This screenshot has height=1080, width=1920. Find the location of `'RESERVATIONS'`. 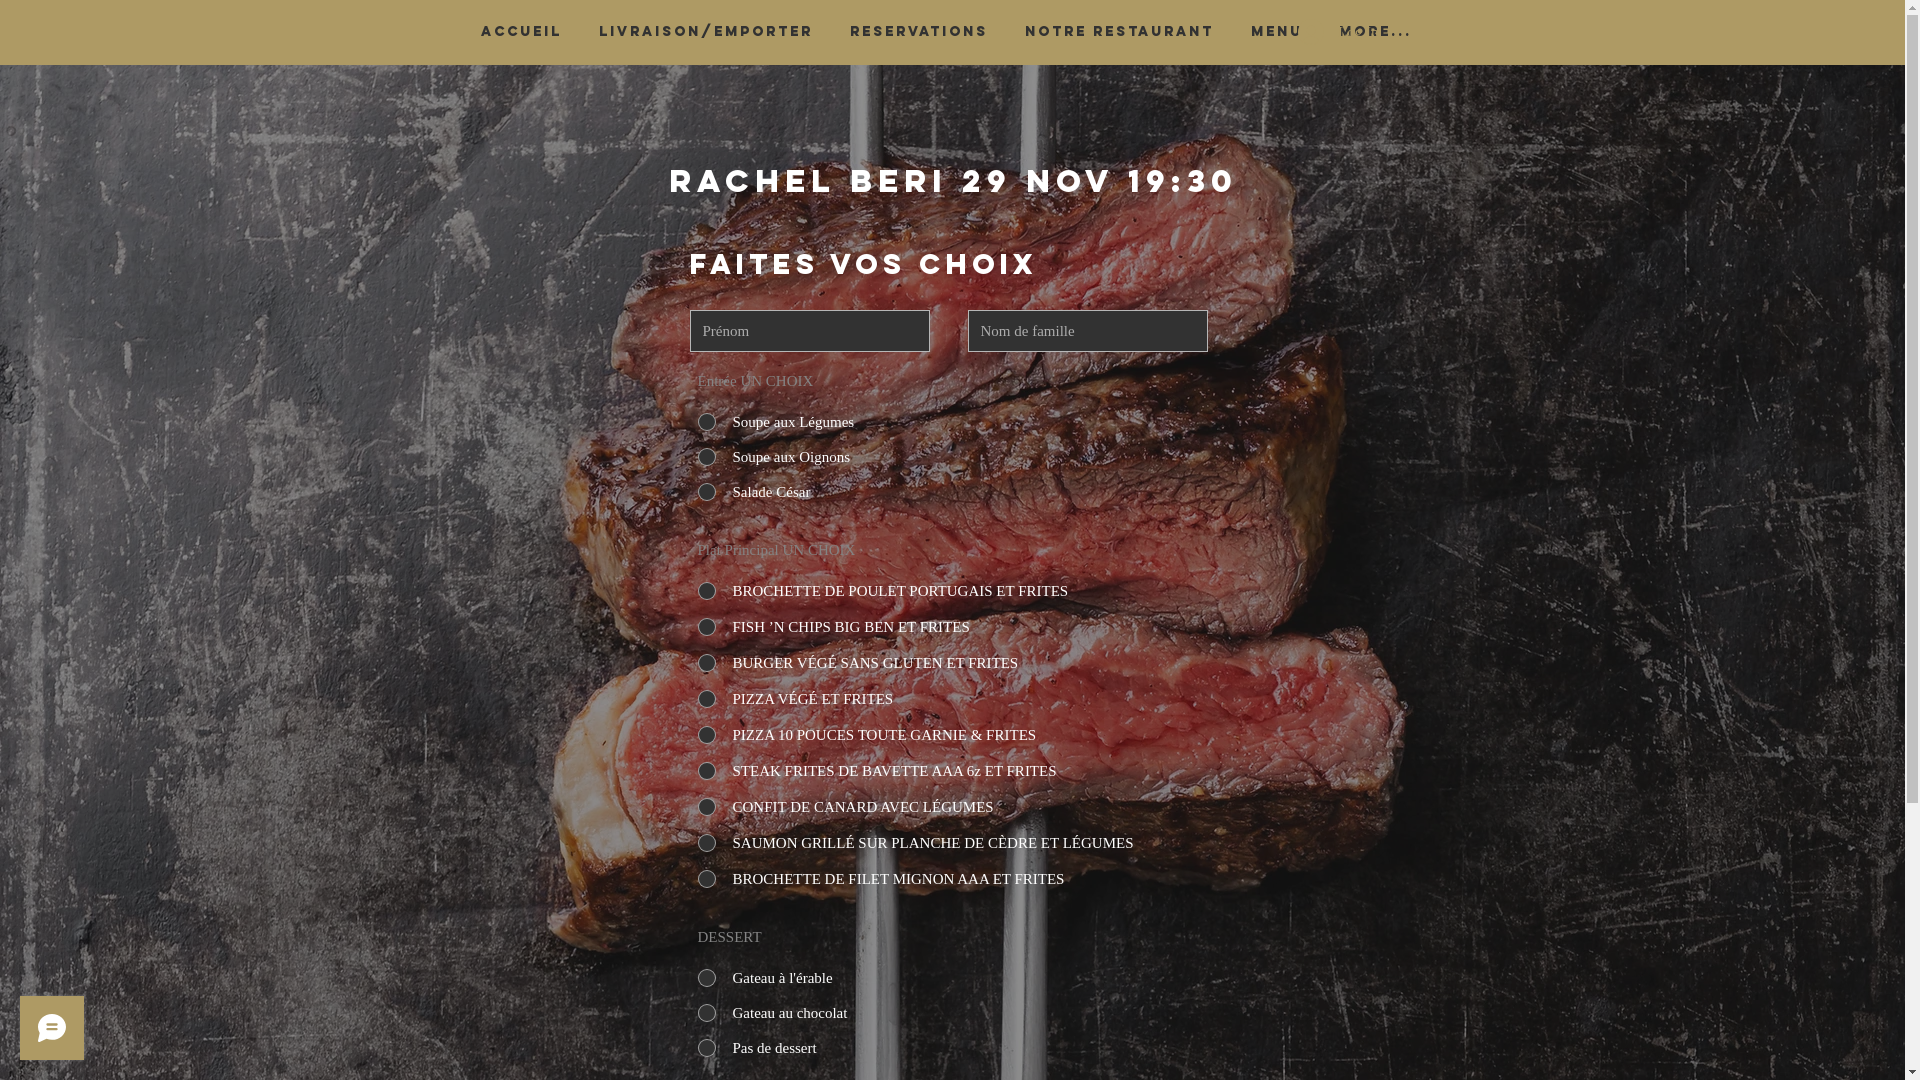

'RESERVATIONS' is located at coordinates (918, 31).